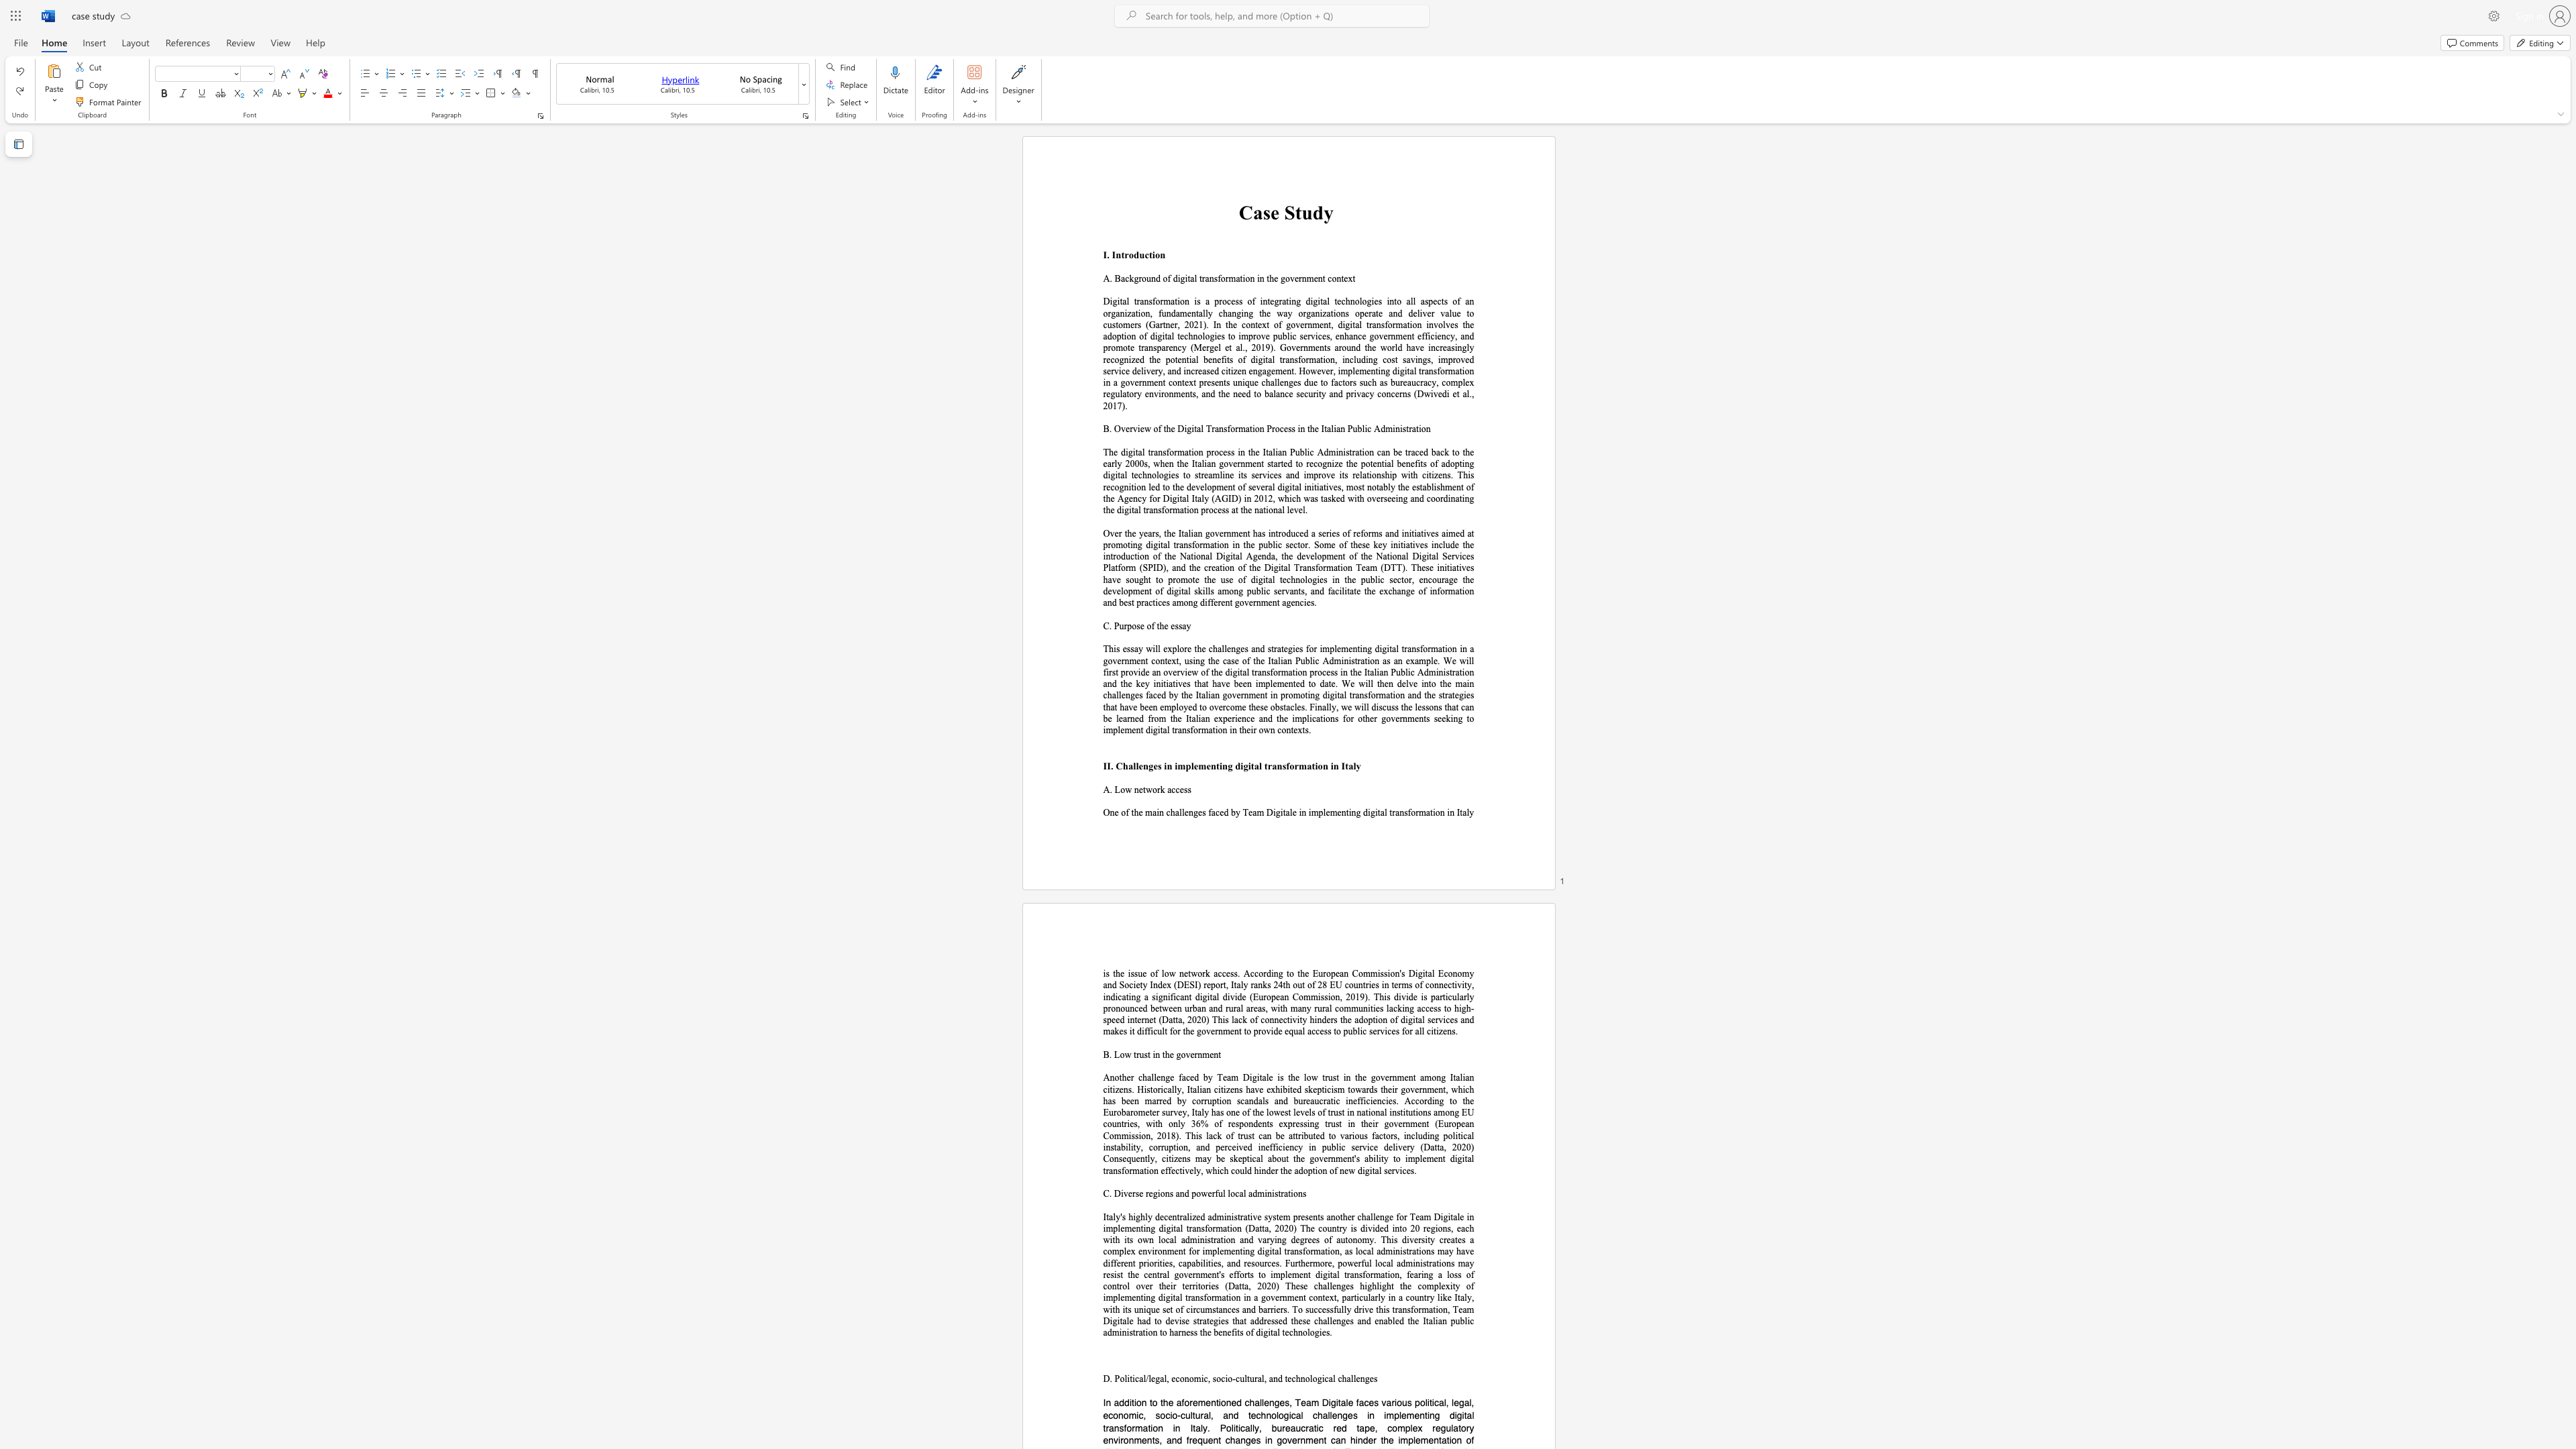  I want to click on the 33th character "n" in the text, so click(1155, 509).